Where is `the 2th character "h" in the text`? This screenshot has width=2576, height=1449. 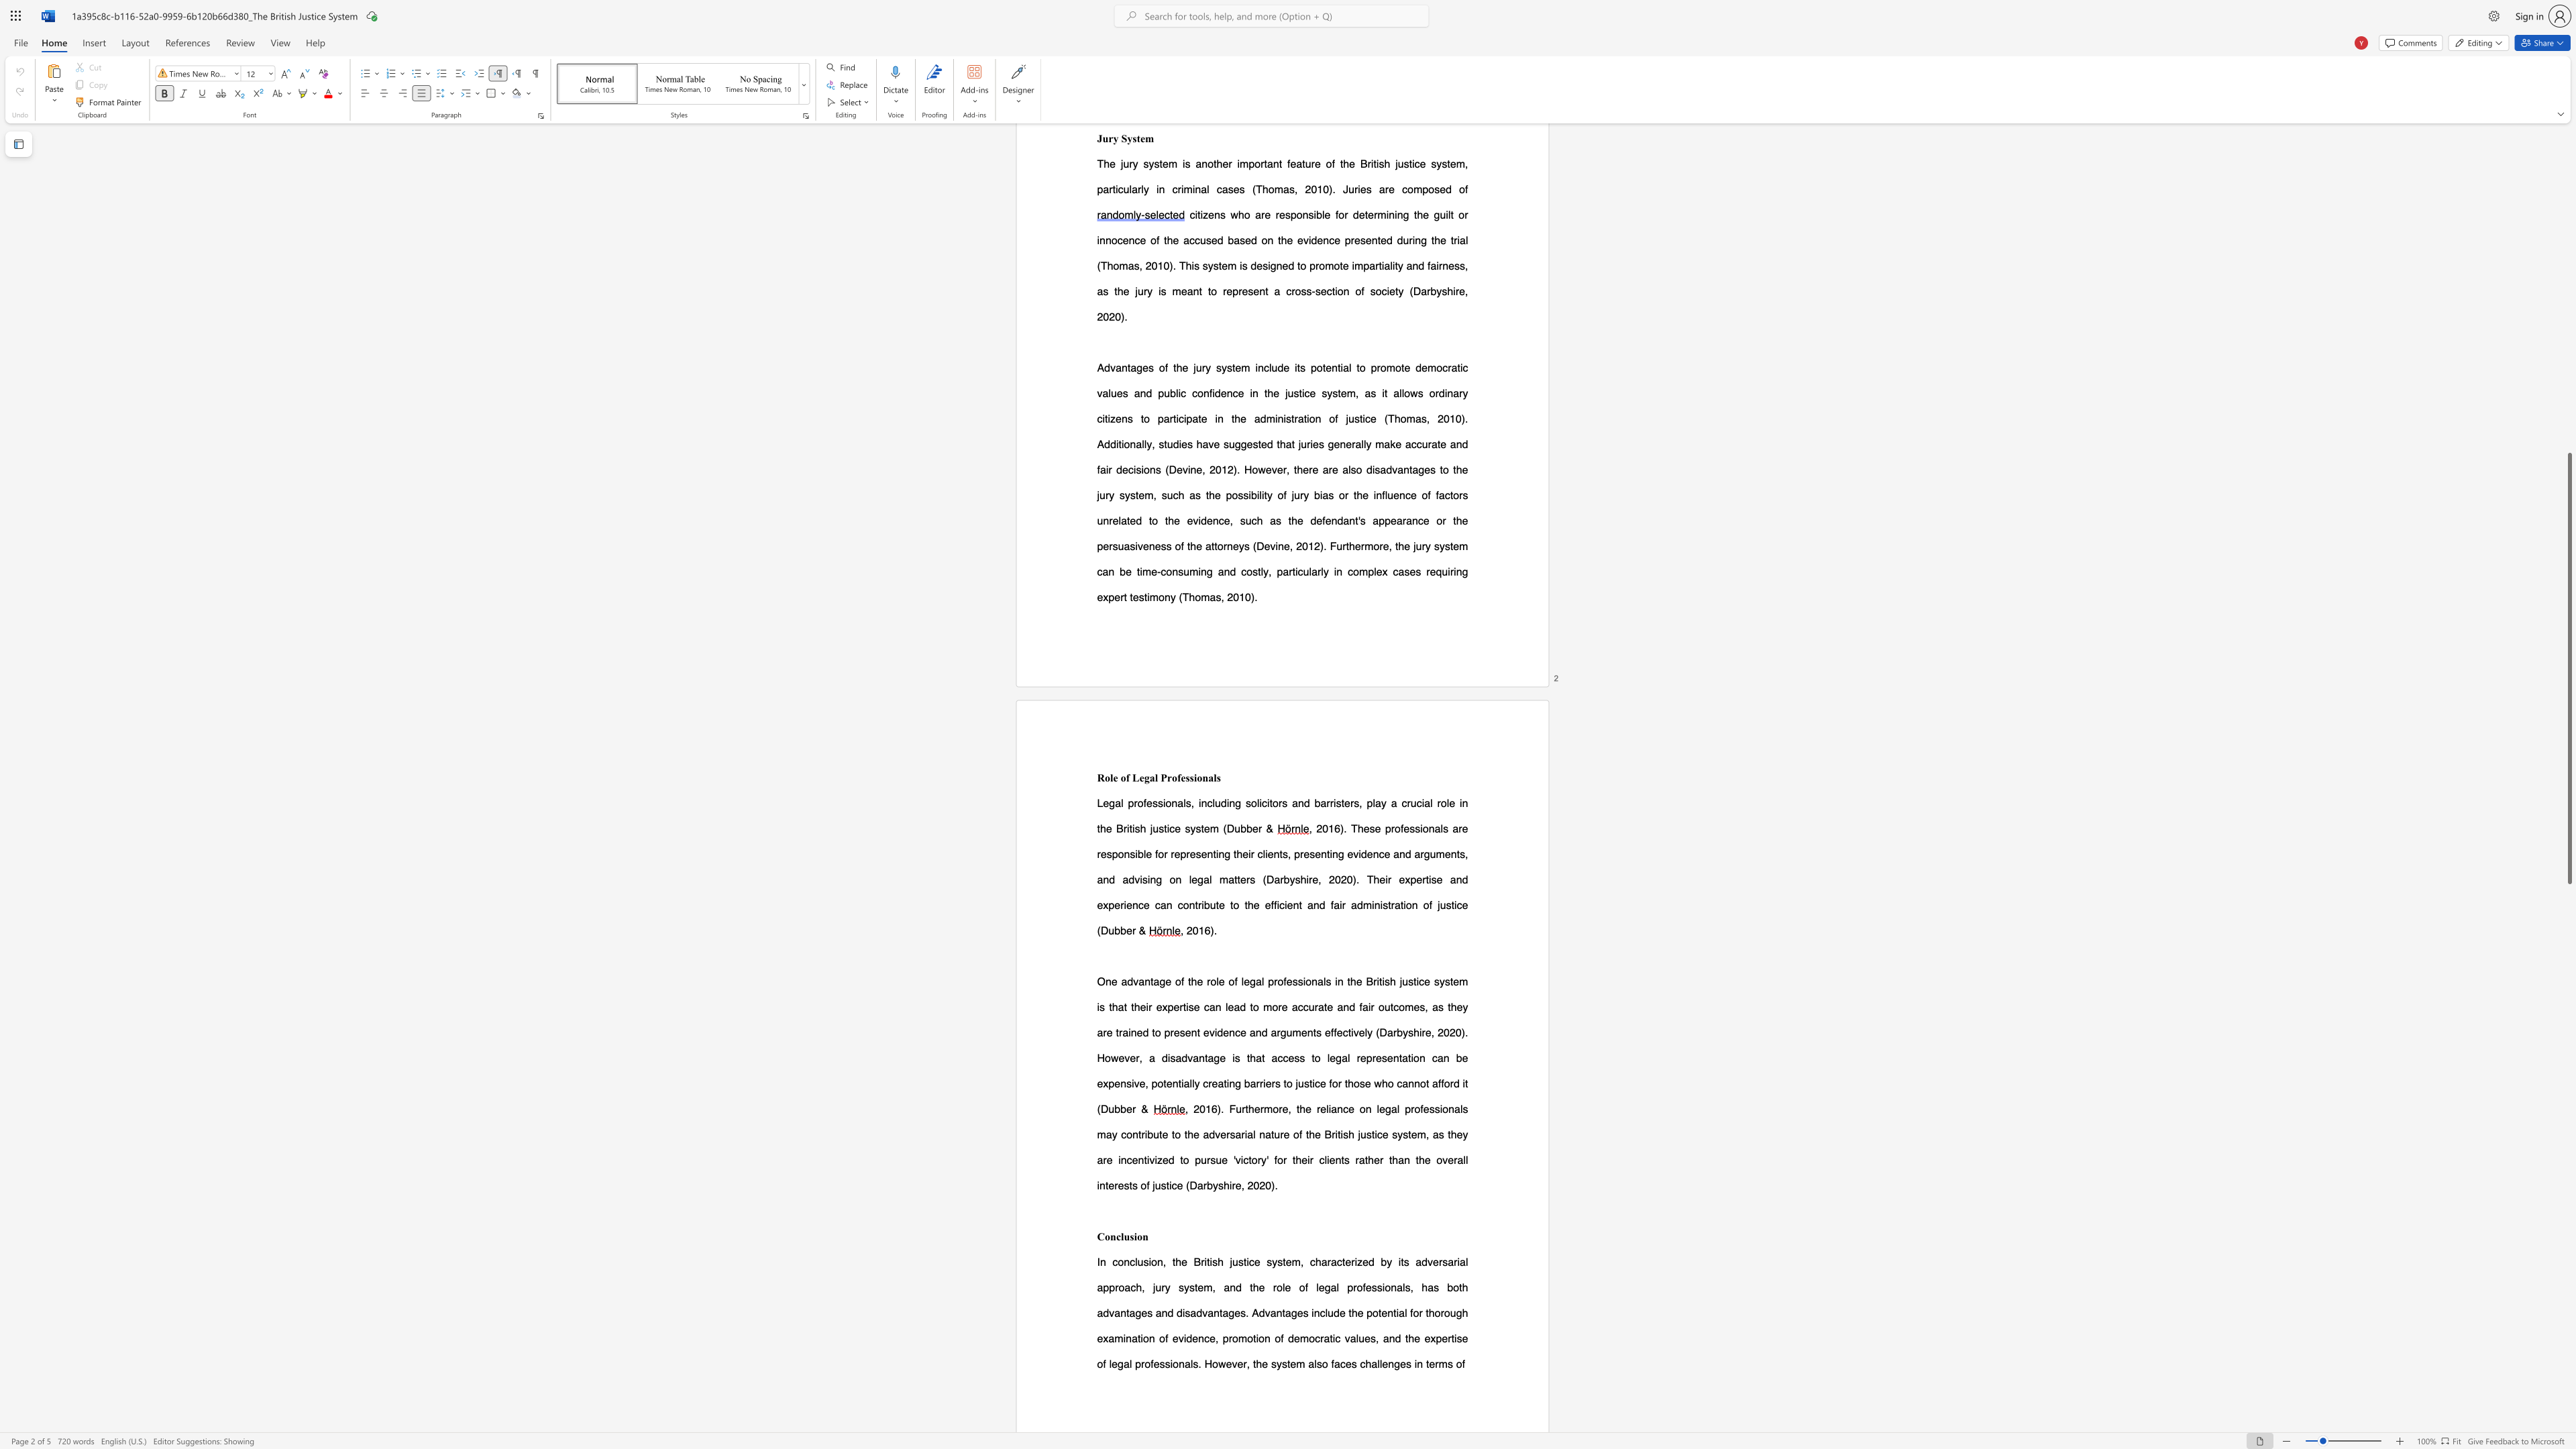
the 2th character "h" in the text is located at coordinates (1220, 1261).